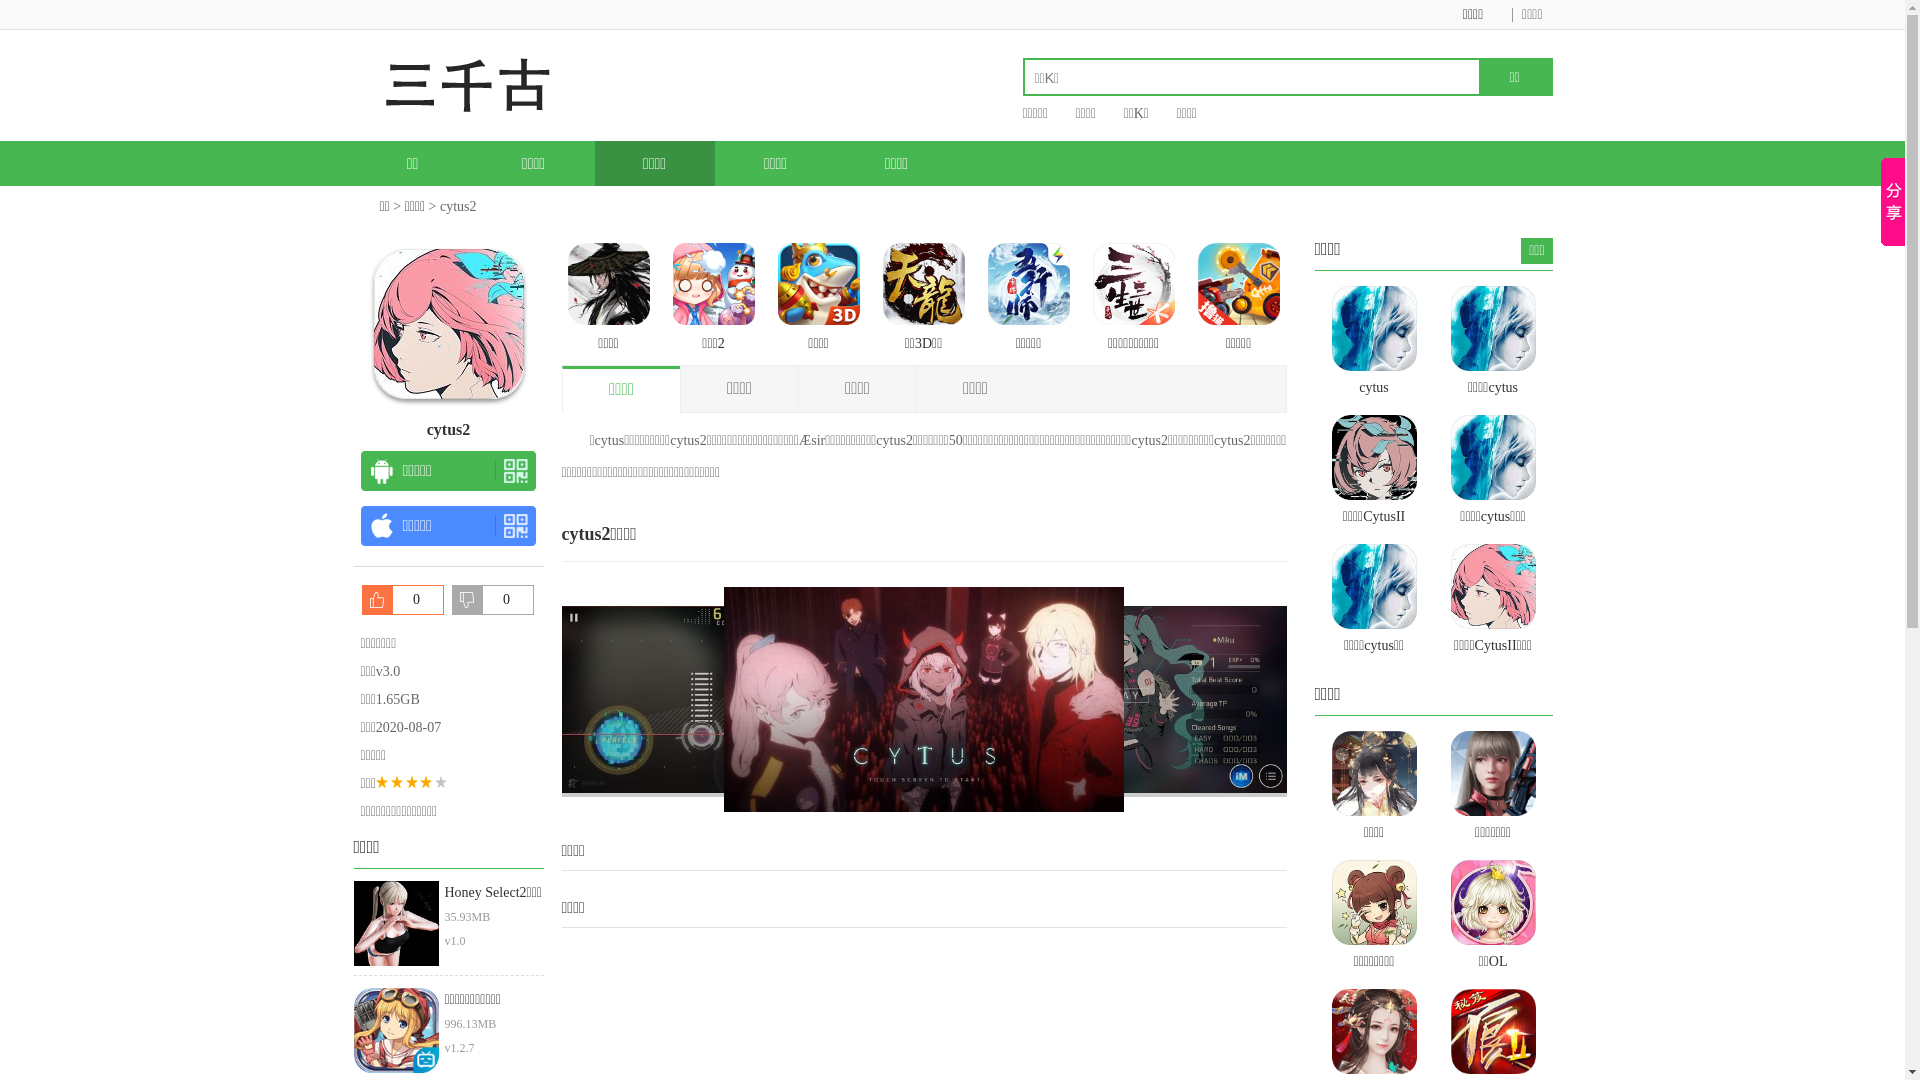  Describe the element at coordinates (1372, 342) in the screenshot. I see `'cytus'` at that location.